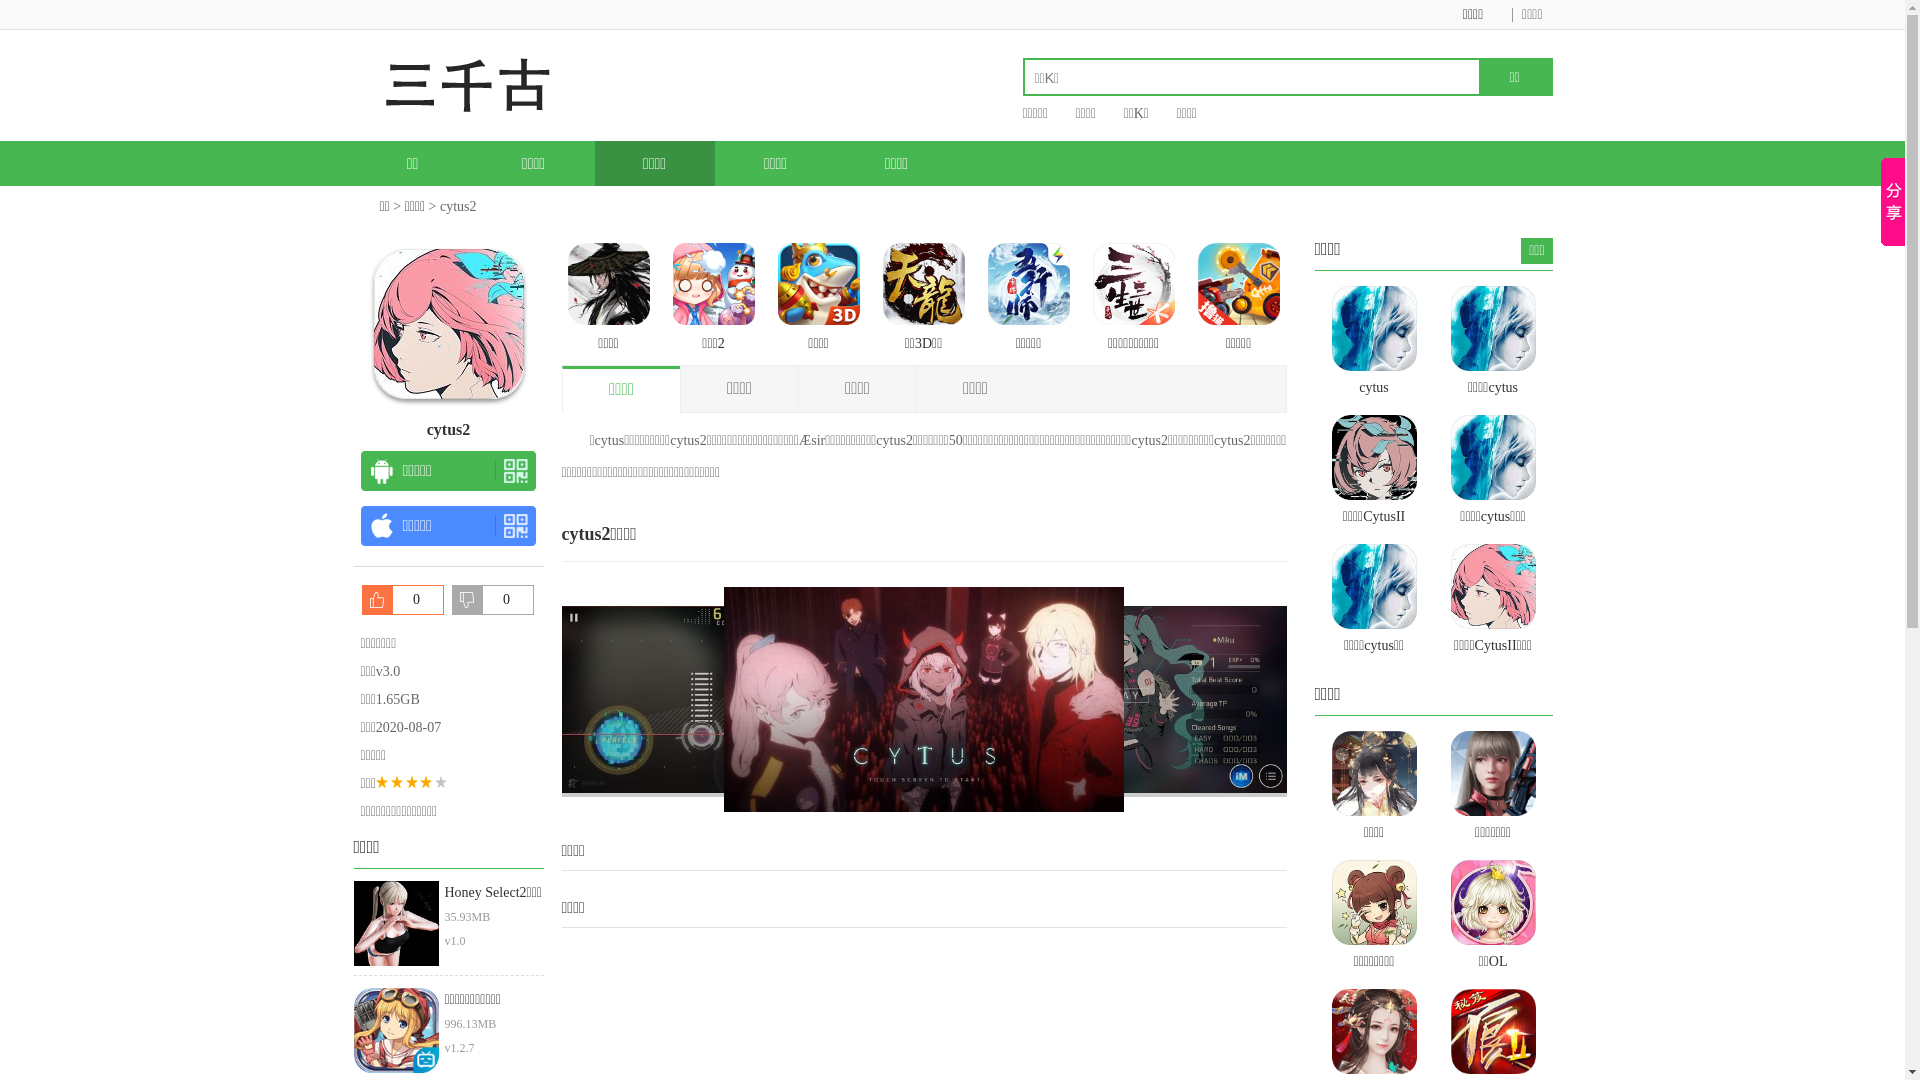  Describe the element at coordinates (1372, 342) in the screenshot. I see `'cytus'` at that location.